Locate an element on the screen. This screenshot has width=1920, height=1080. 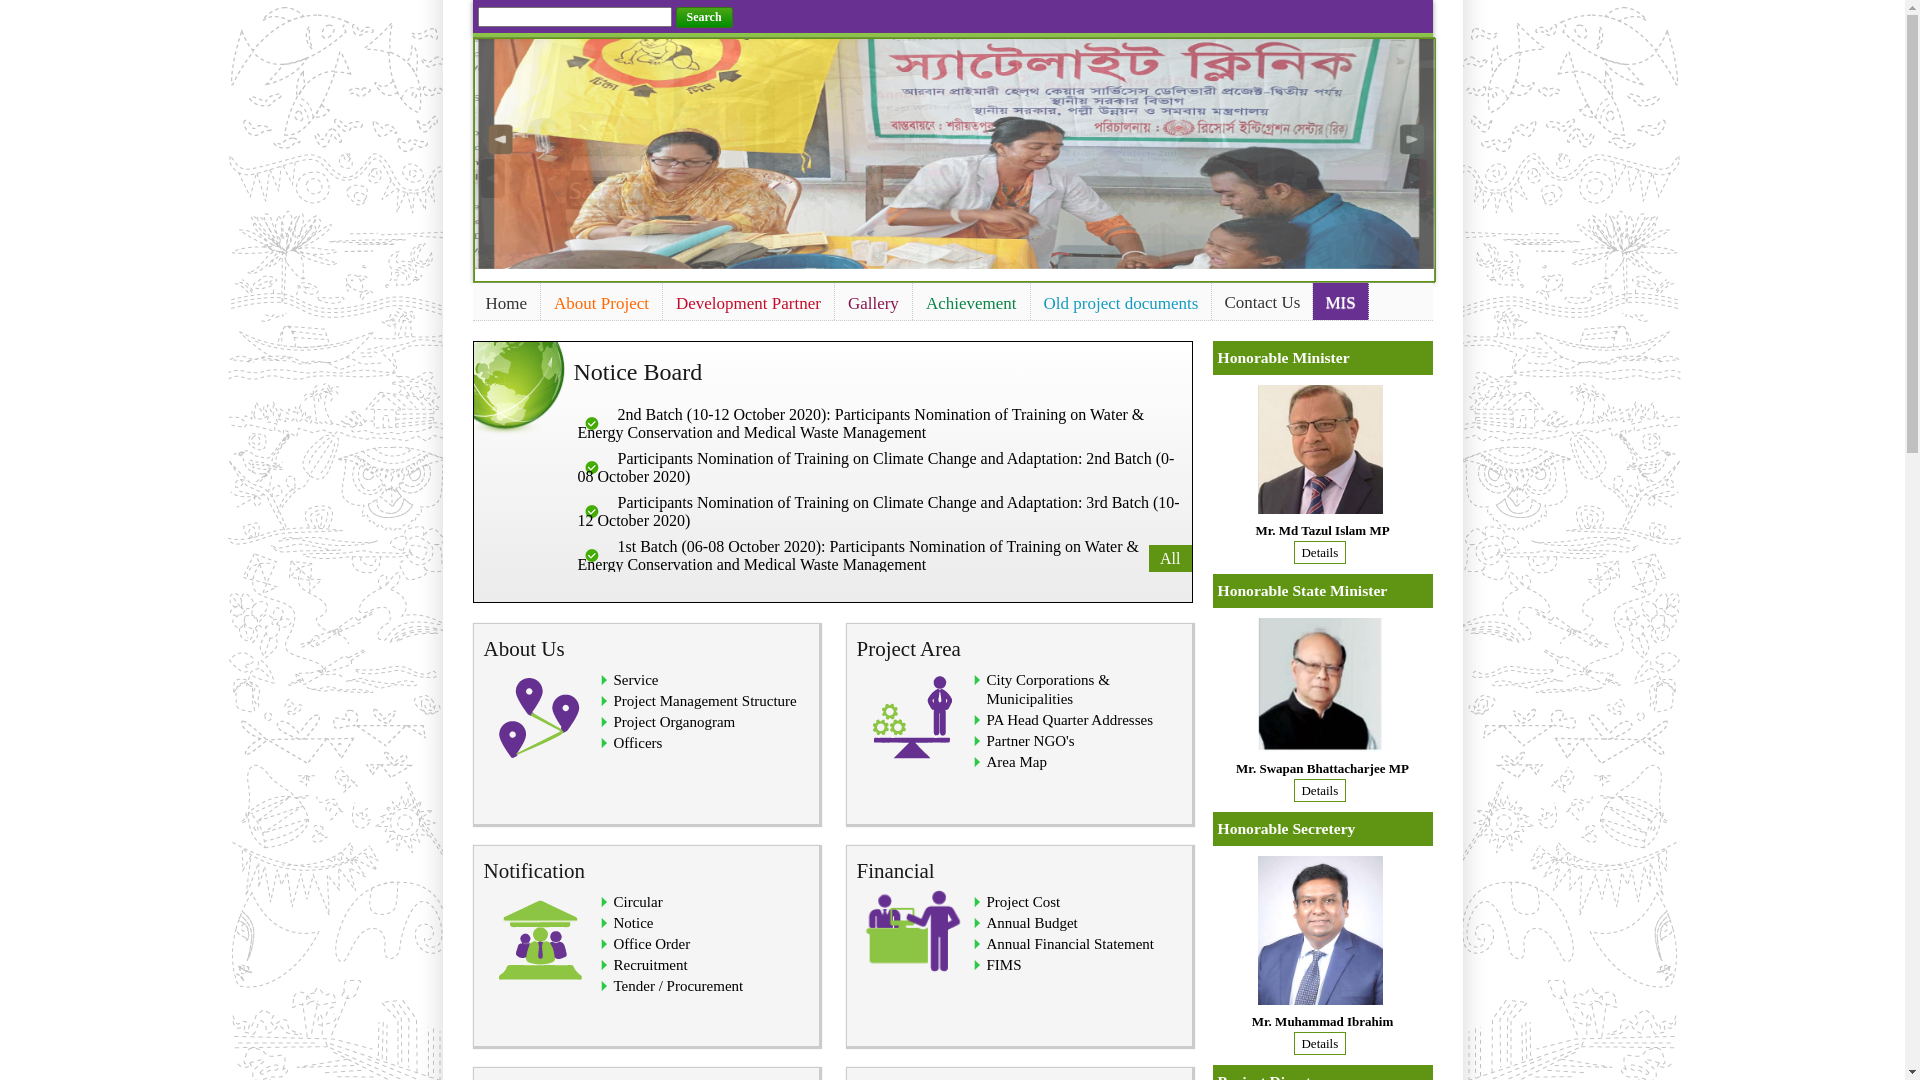
'Details' is located at coordinates (1321, 789).